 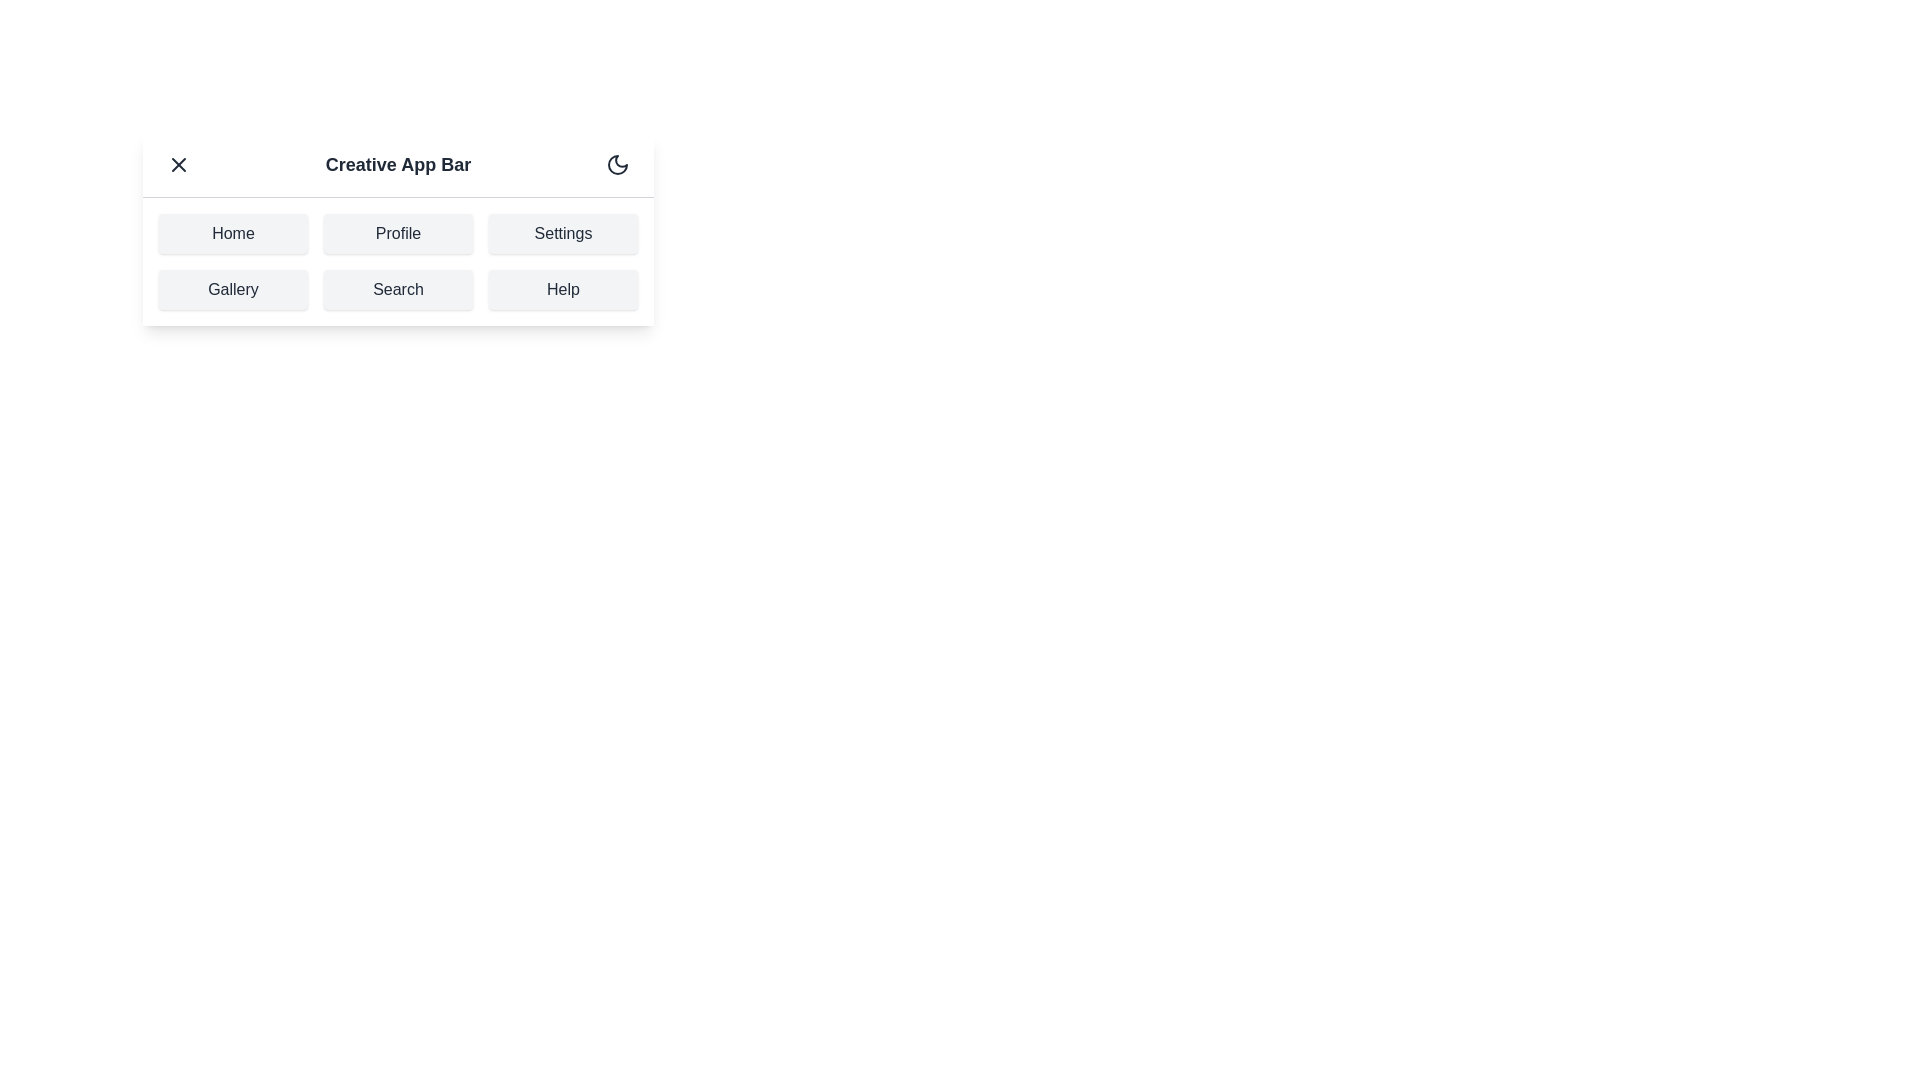 What do you see at coordinates (398, 289) in the screenshot?
I see `the navigation item labeled Search` at bounding box center [398, 289].